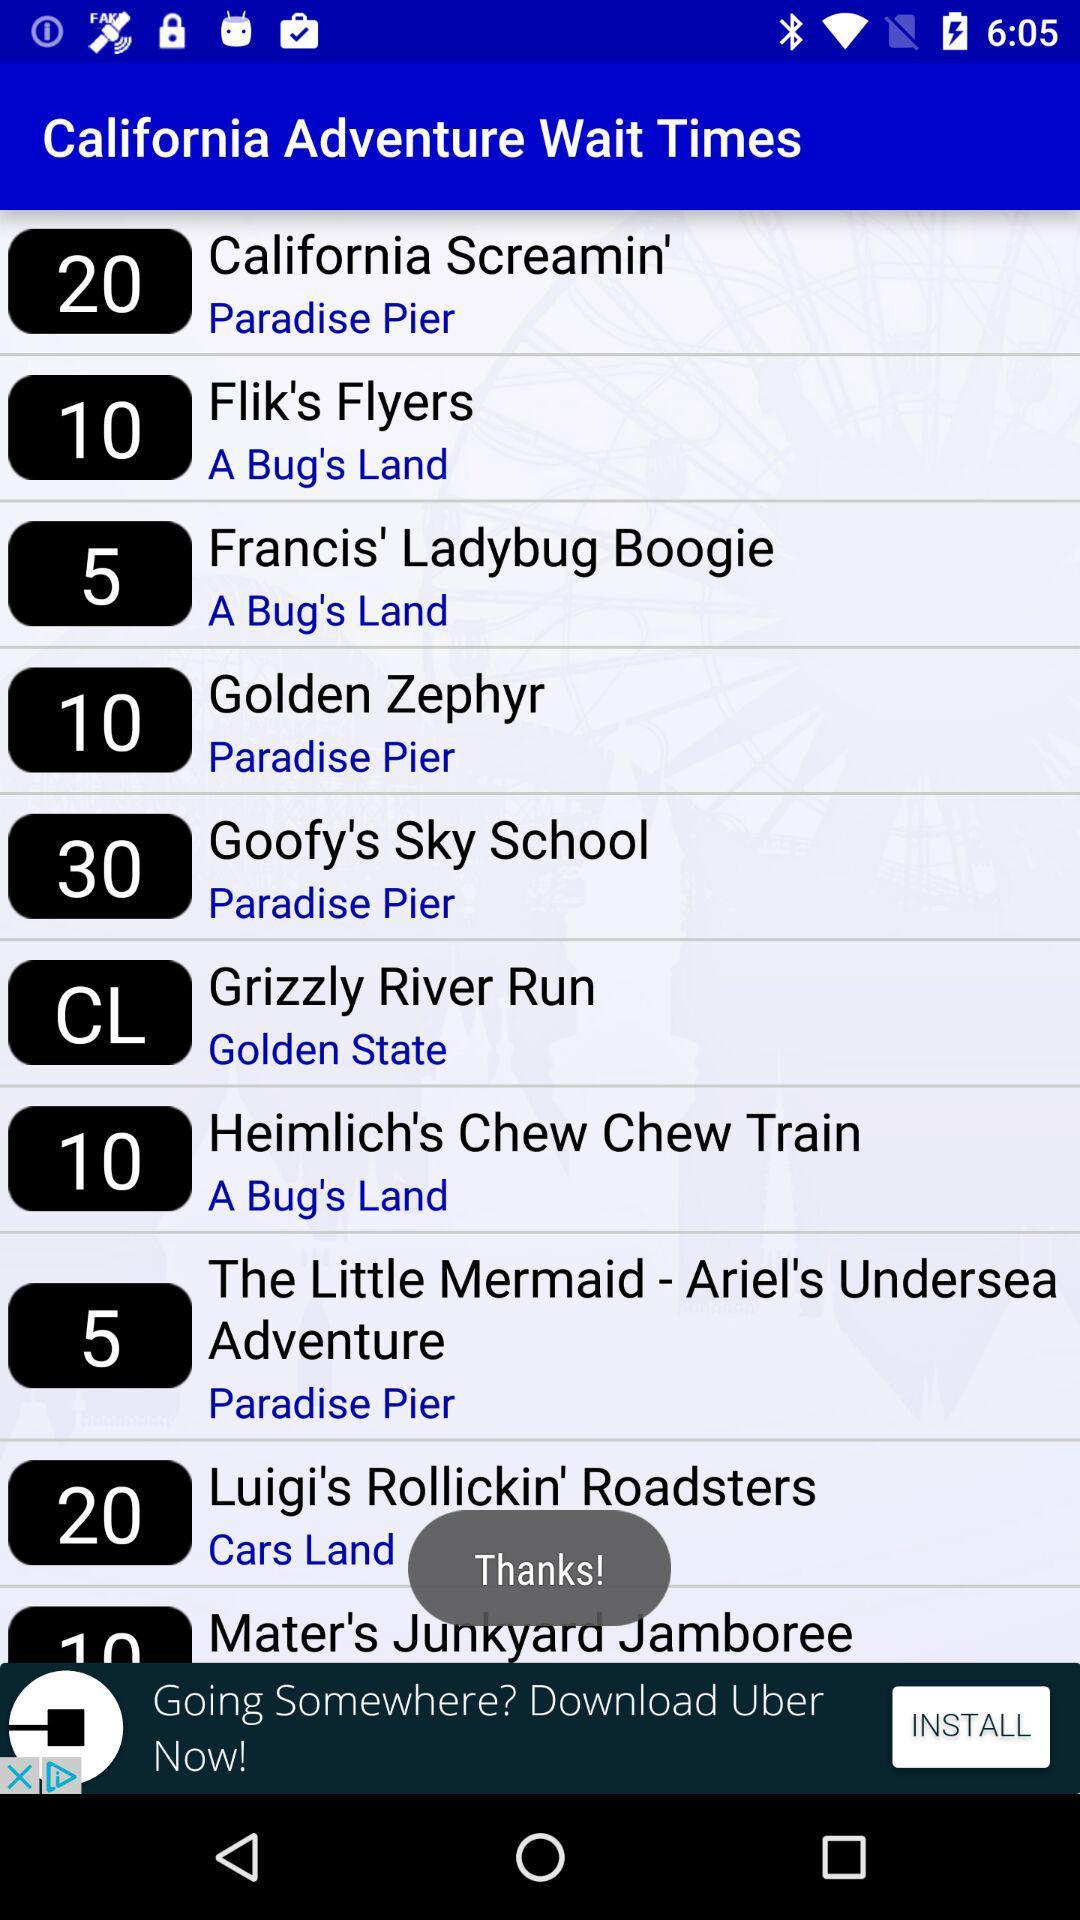  What do you see at coordinates (340, 399) in the screenshot?
I see `the item below paradise pier item` at bounding box center [340, 399].